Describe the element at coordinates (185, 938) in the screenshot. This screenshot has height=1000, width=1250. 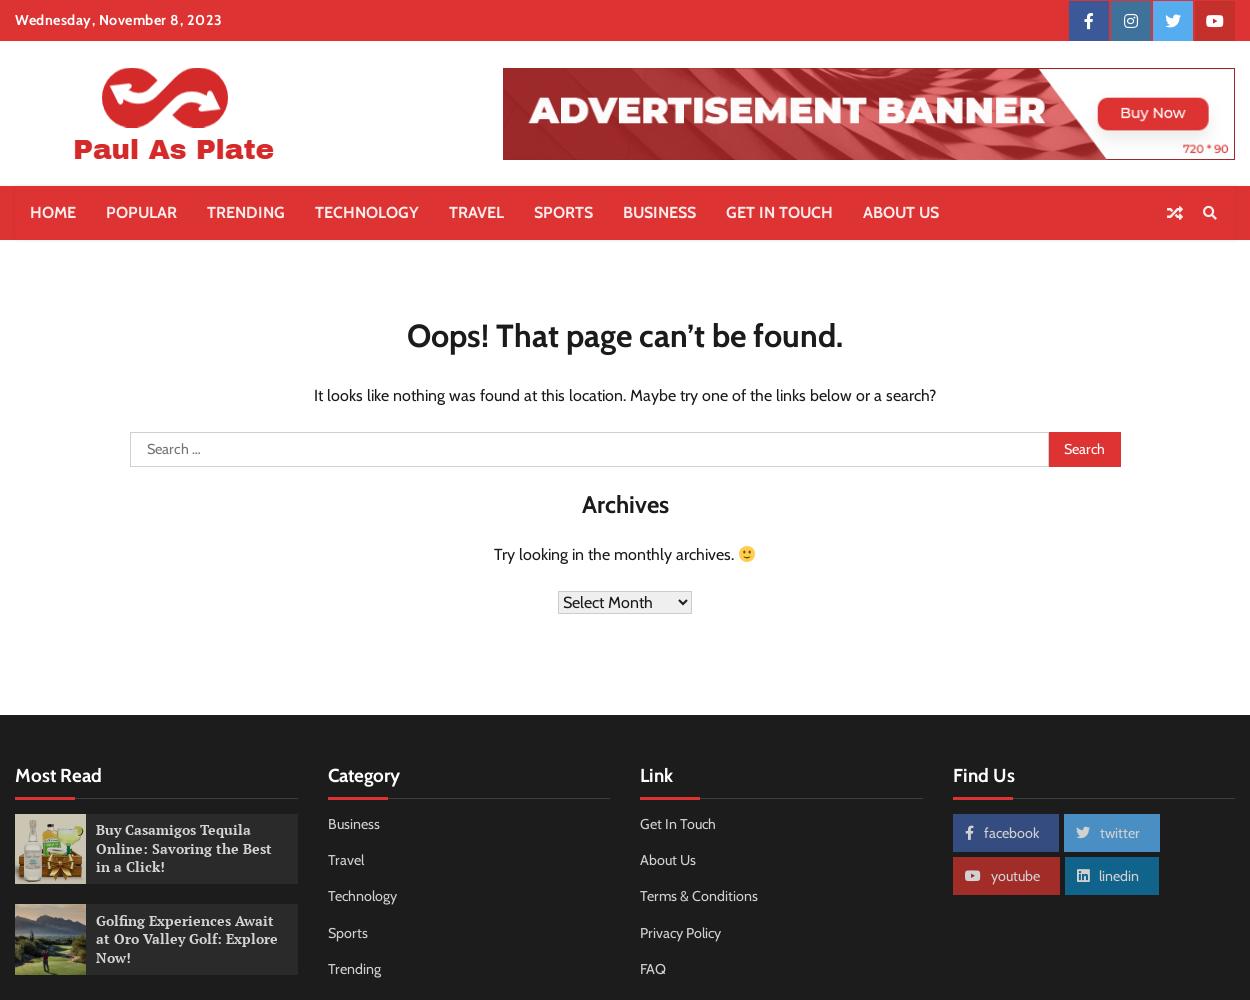
I see `'Golfing Experiences Await at Oro Valley Golf: Explore Now!'` at that location.